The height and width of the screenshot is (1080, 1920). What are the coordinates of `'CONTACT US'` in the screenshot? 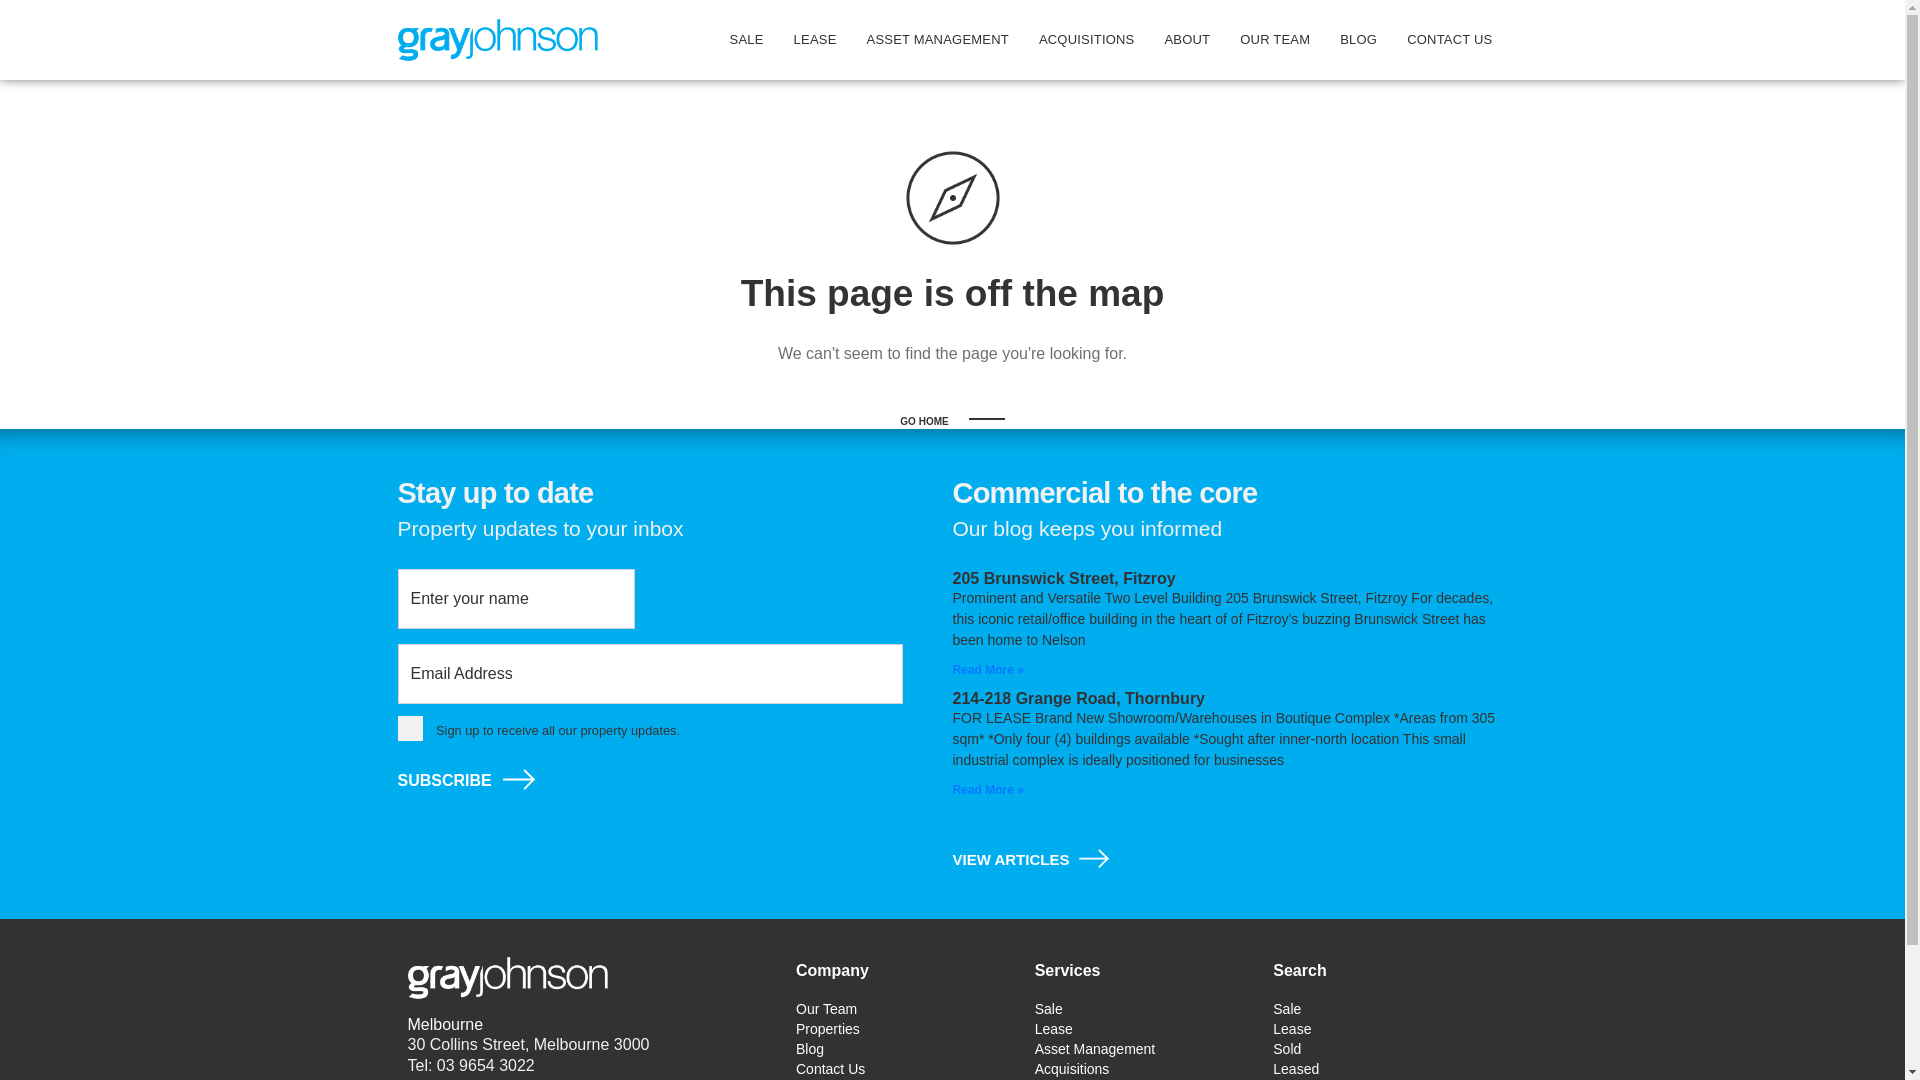 It's located at (1391, 39).